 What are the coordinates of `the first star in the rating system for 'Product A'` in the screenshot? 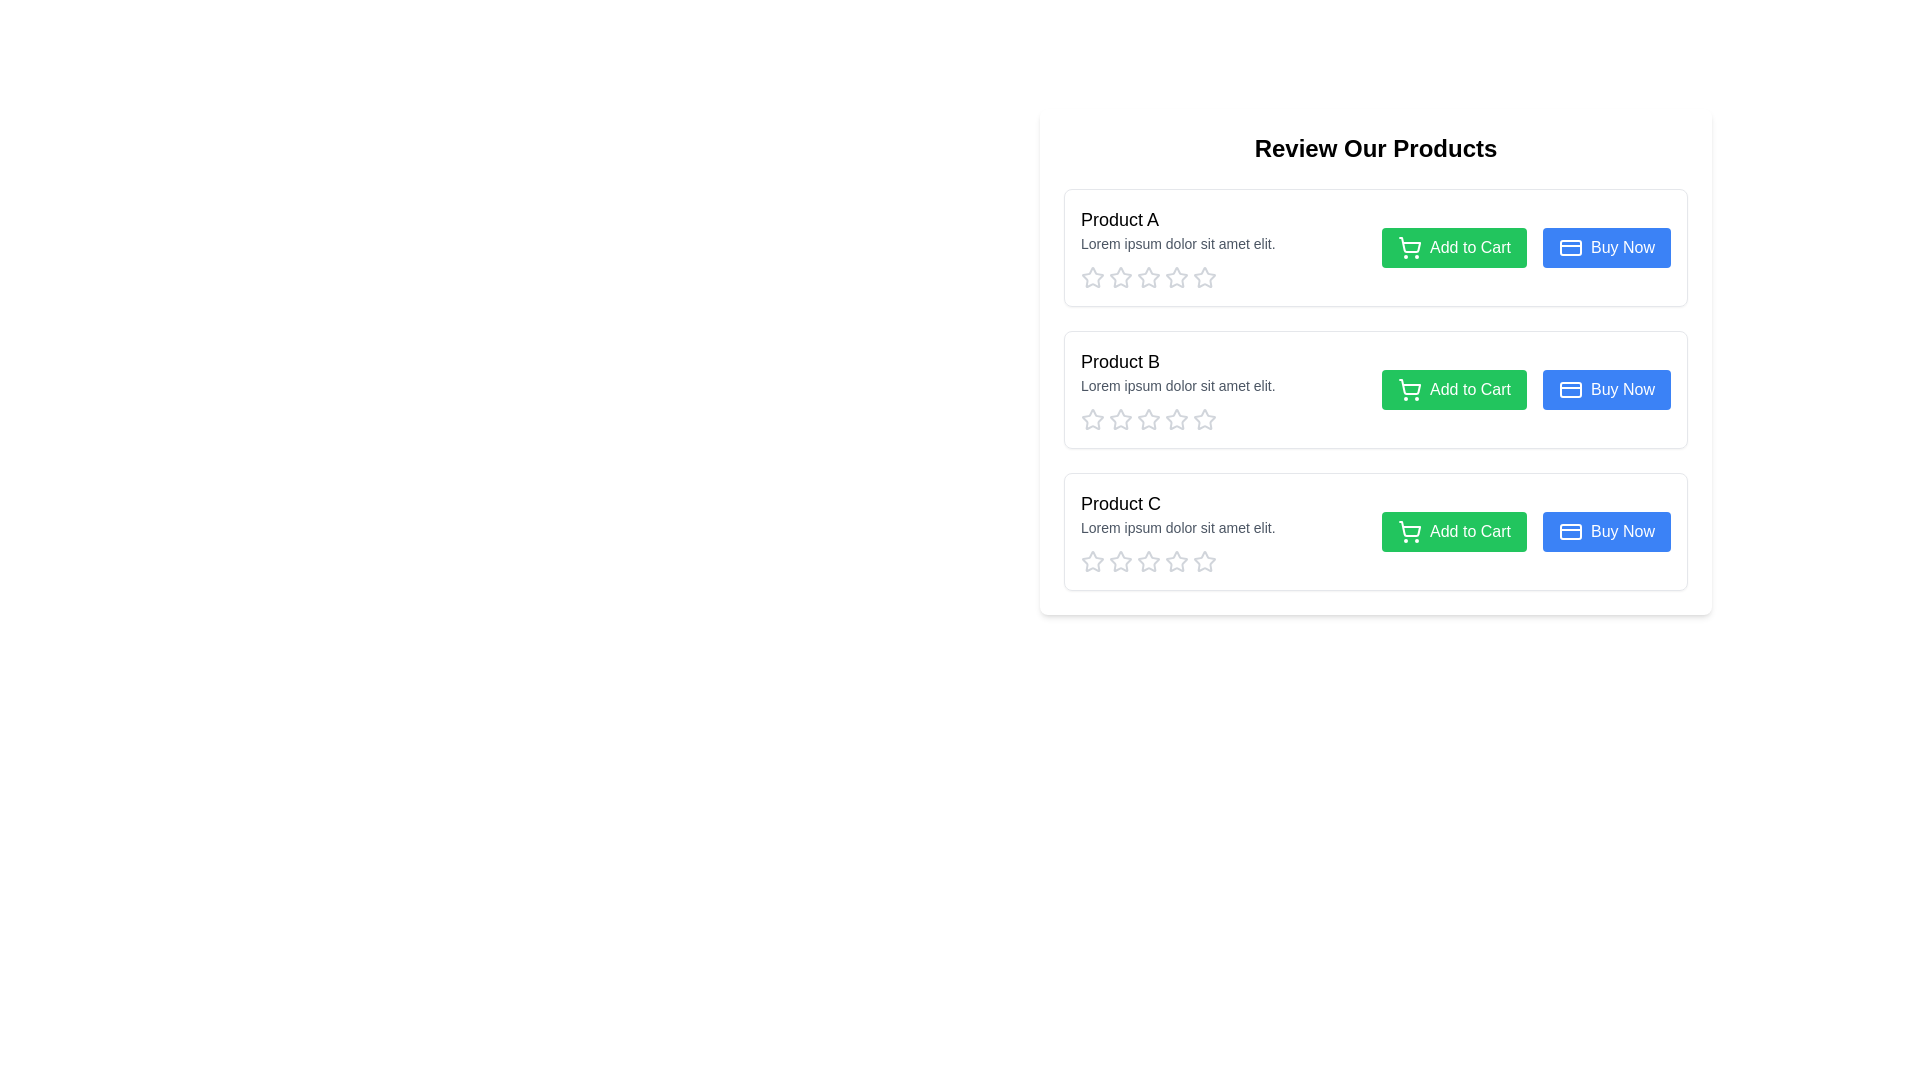 It's located at (1092, 277).